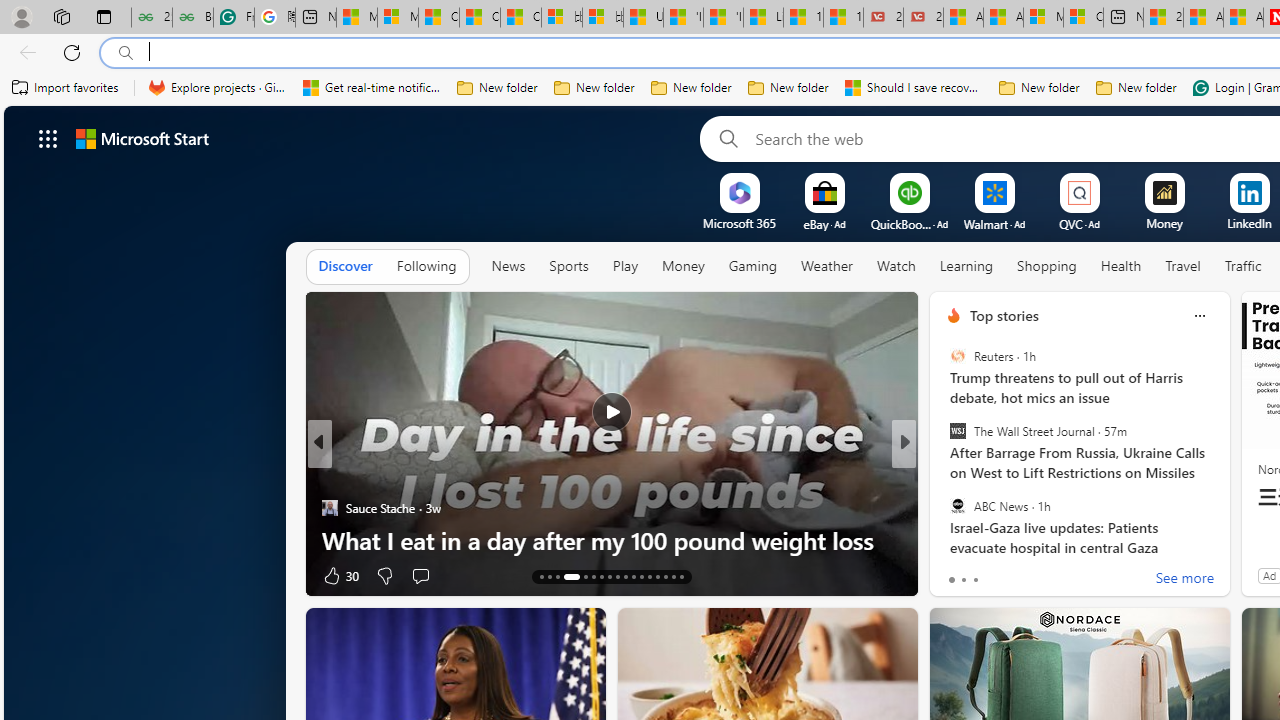 The width and height of the screenshot is (1280, 720). Describe the element at coordinates (549, 577) in the screenshot. I see `'AutomationID: tab-14'` at that location.